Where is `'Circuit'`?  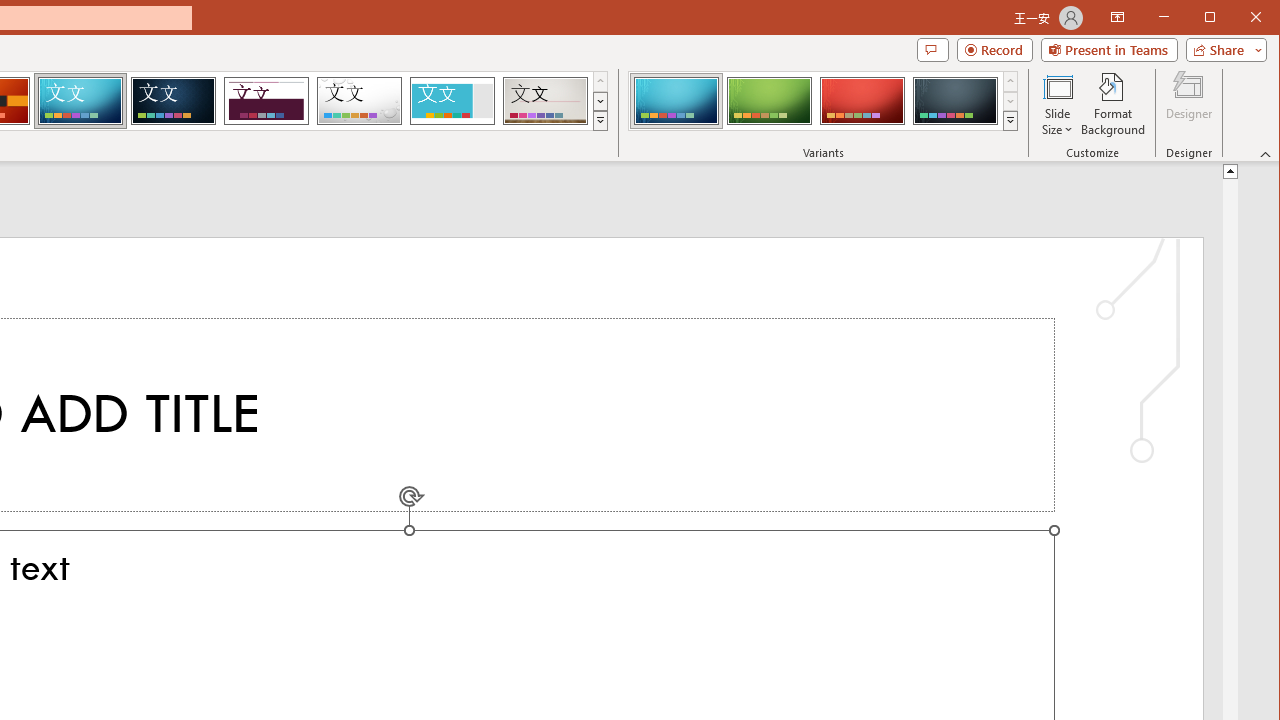 'Circuit' is located at coordinates (80, 100).